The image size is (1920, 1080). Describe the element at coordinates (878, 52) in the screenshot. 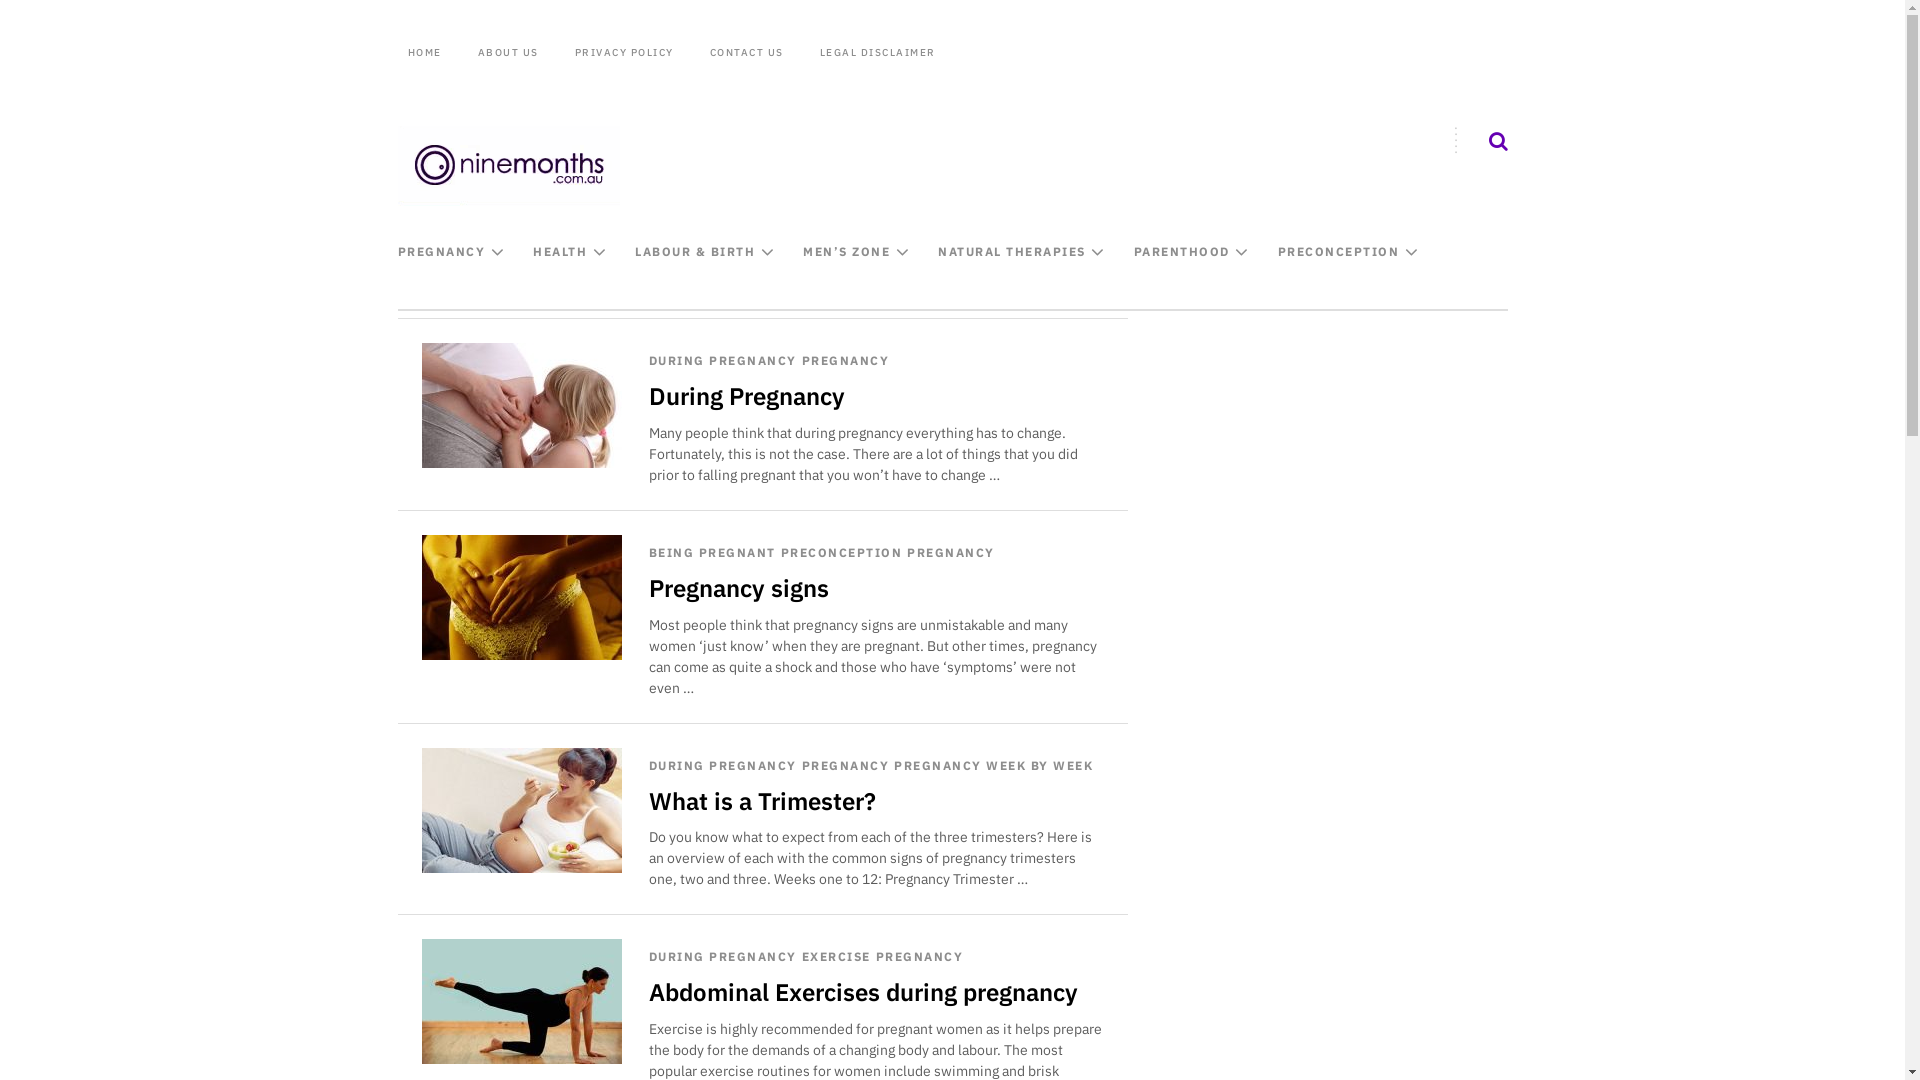

I see `'LEGAL DISCLAIMER'` at that location.